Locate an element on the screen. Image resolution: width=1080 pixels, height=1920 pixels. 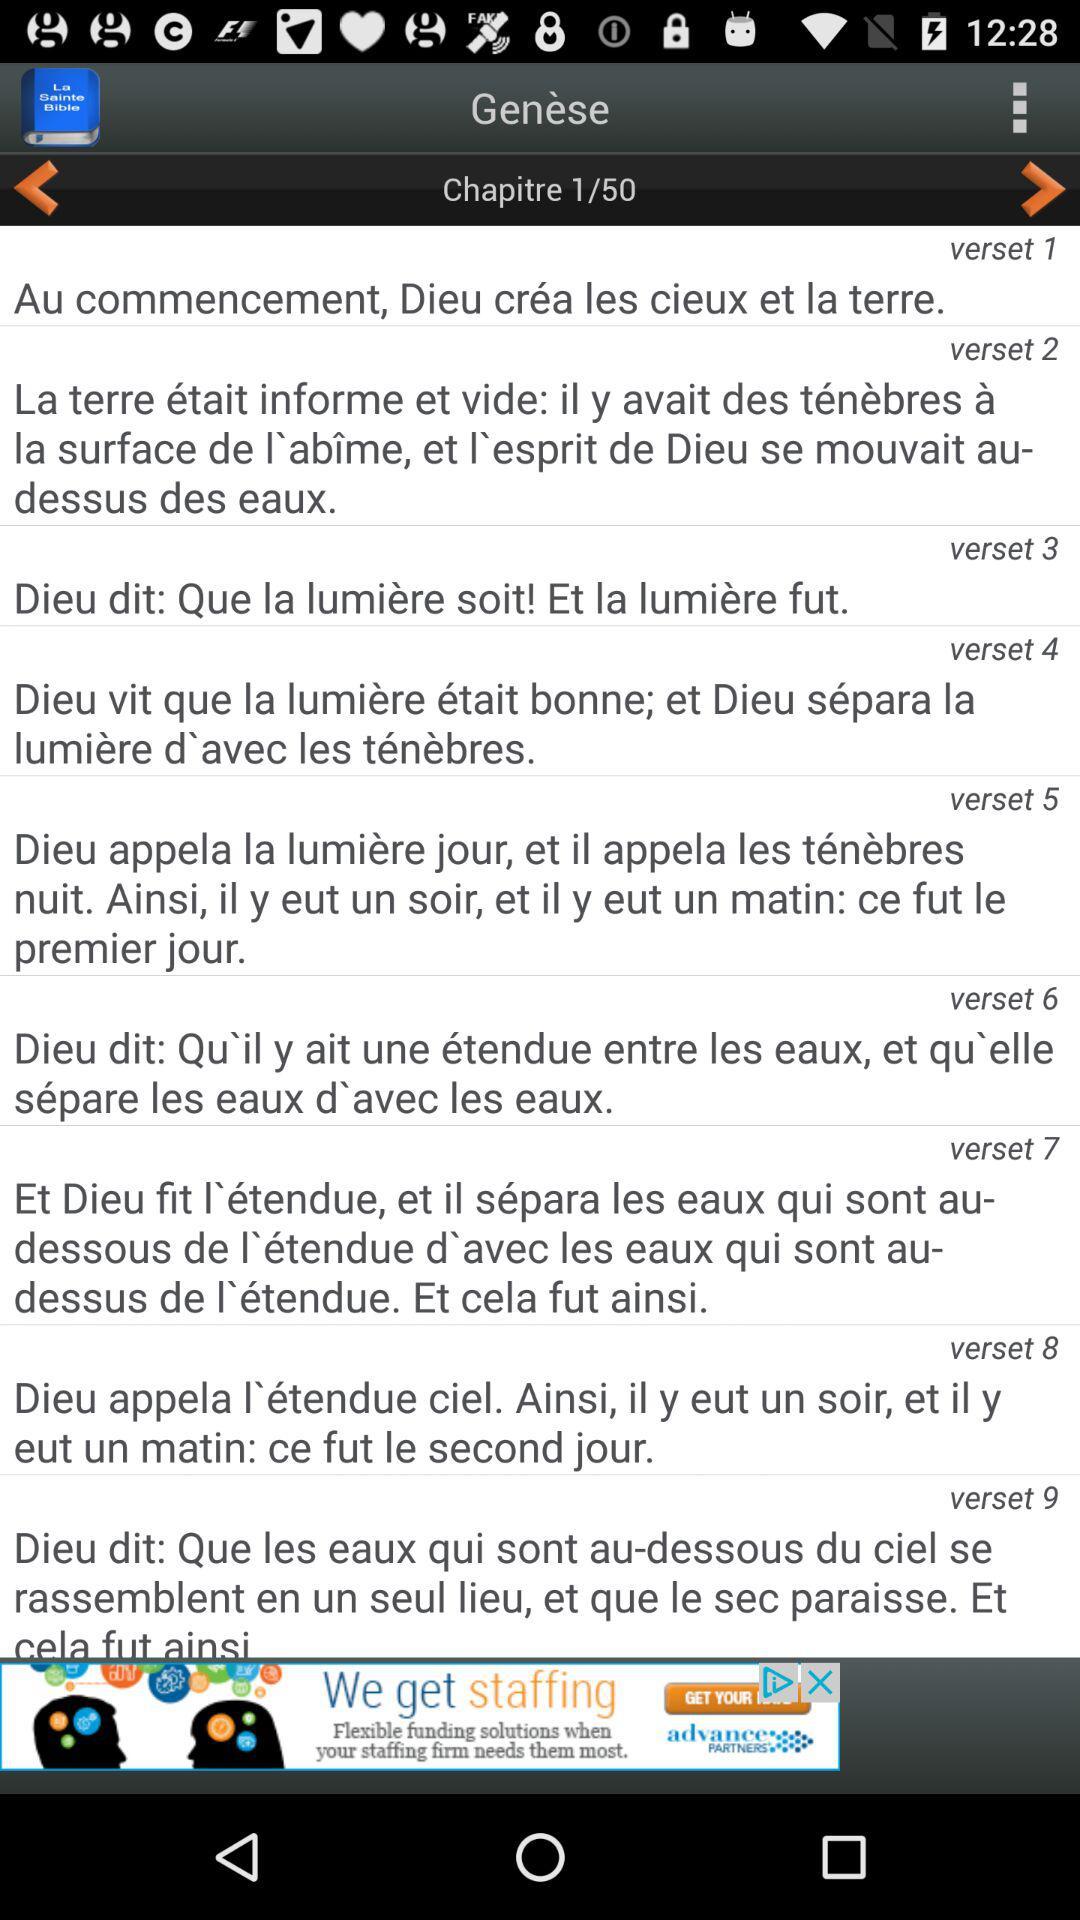
the arrow_forward icon is located at coordinates (1042, 202).